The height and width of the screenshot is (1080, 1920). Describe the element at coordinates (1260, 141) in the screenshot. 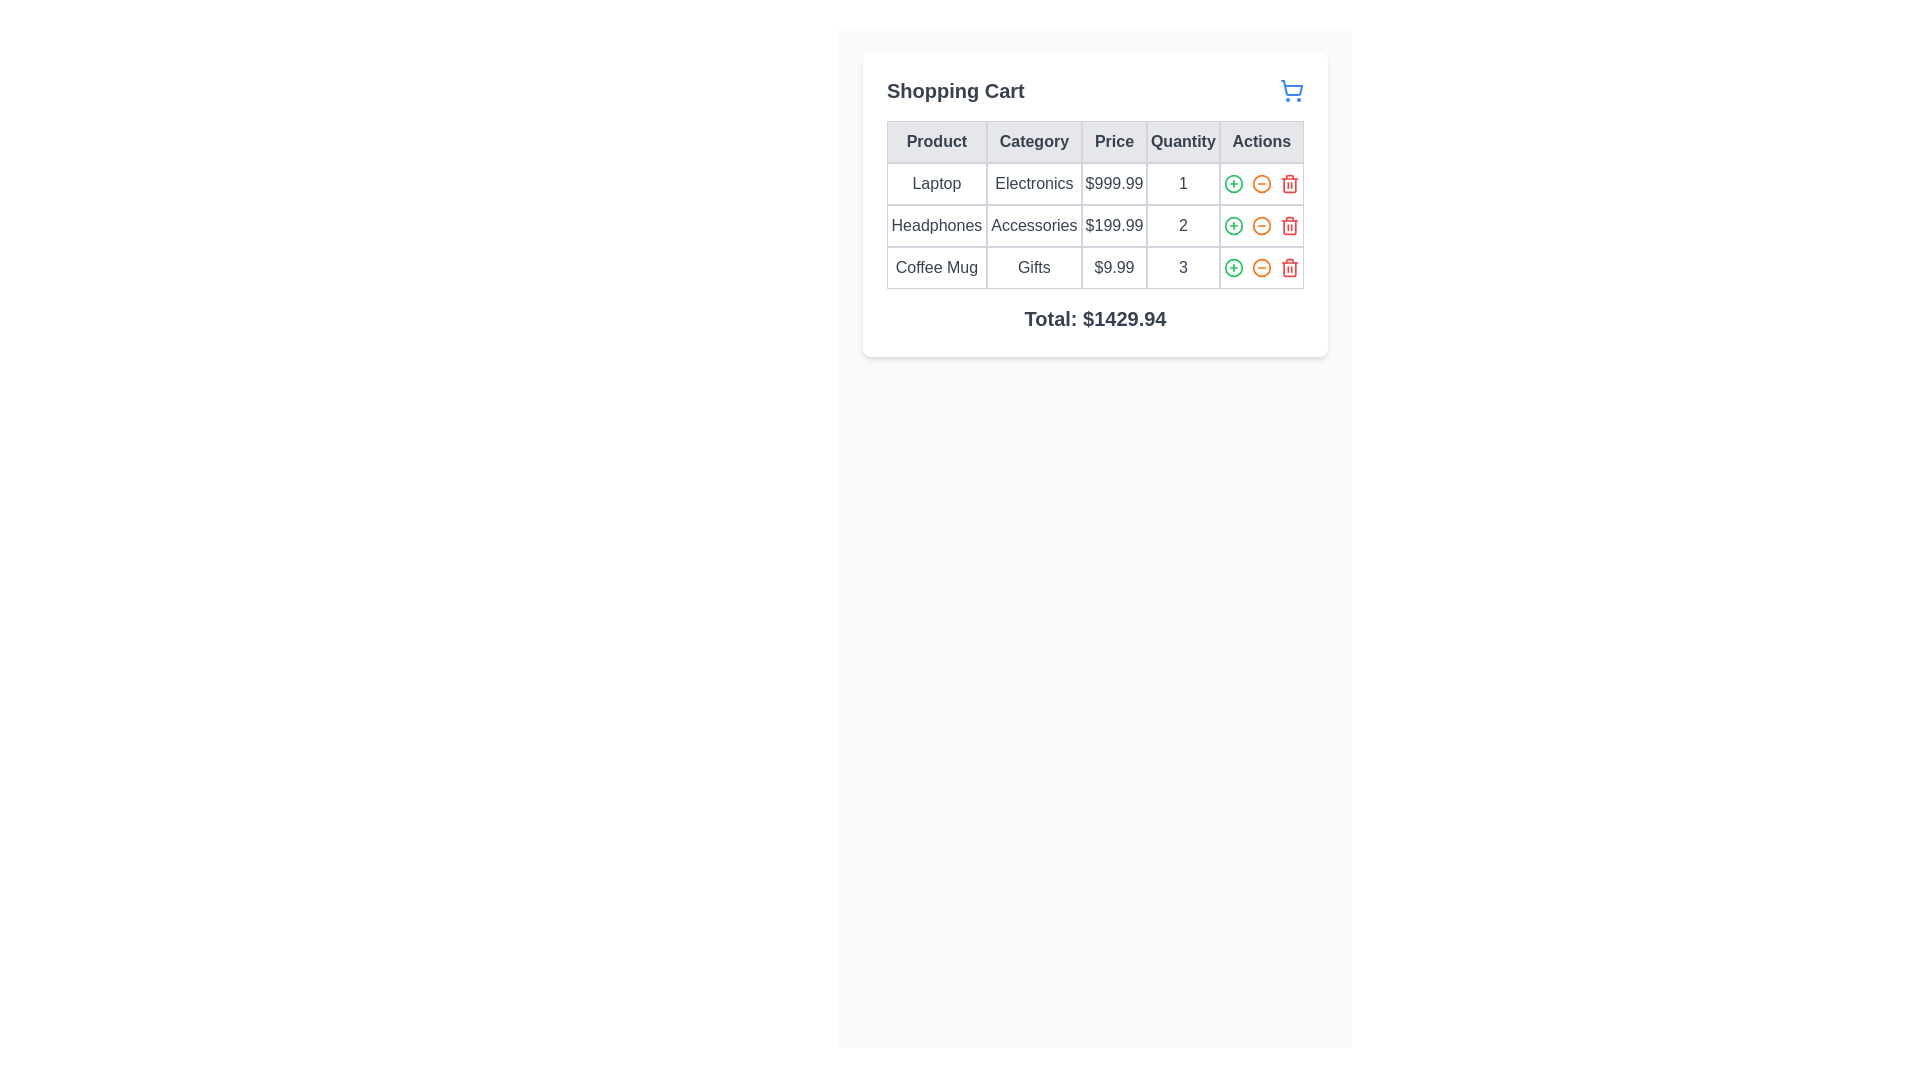

I see `the table header cell labeled 'Actions', which is the fifth column in the header row of the table and has a light gray background` at that location.